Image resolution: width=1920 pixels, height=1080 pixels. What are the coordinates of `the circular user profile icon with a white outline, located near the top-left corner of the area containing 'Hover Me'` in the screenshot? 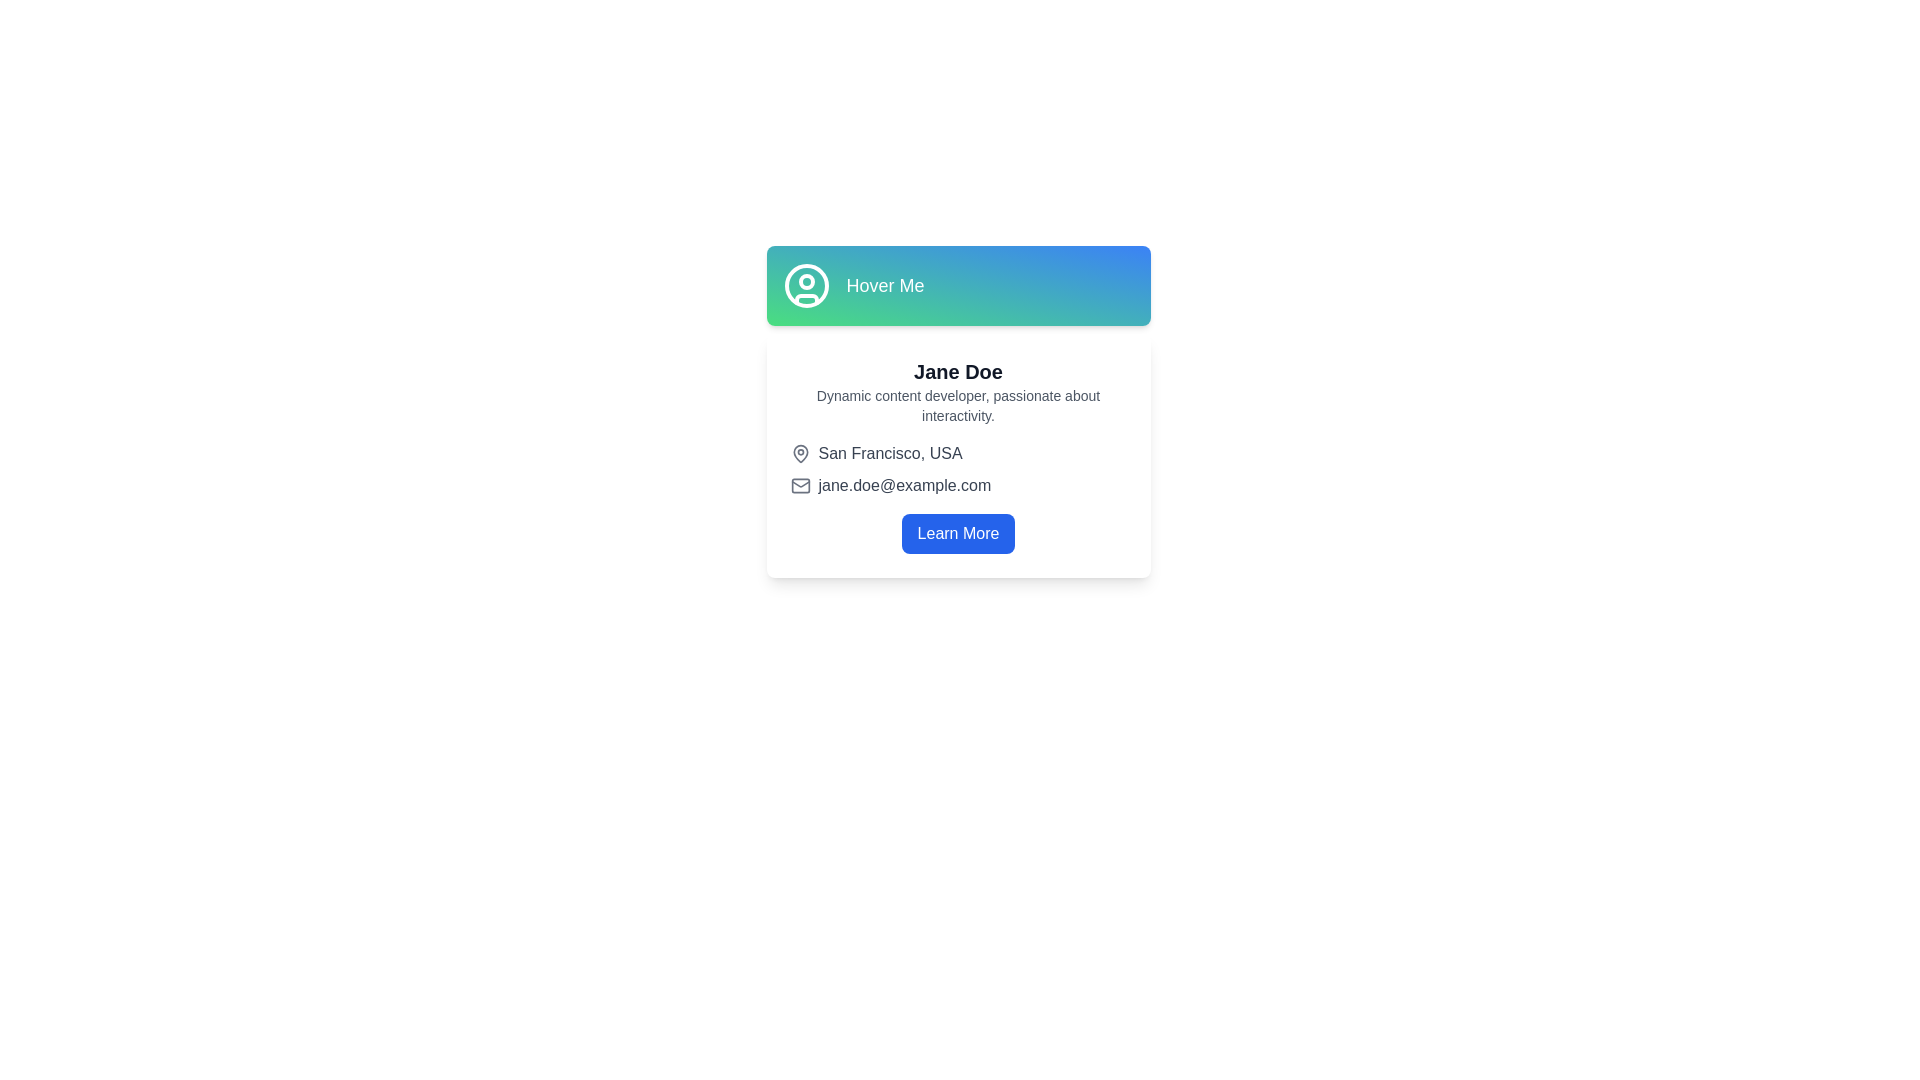 It's located at (806, 285).